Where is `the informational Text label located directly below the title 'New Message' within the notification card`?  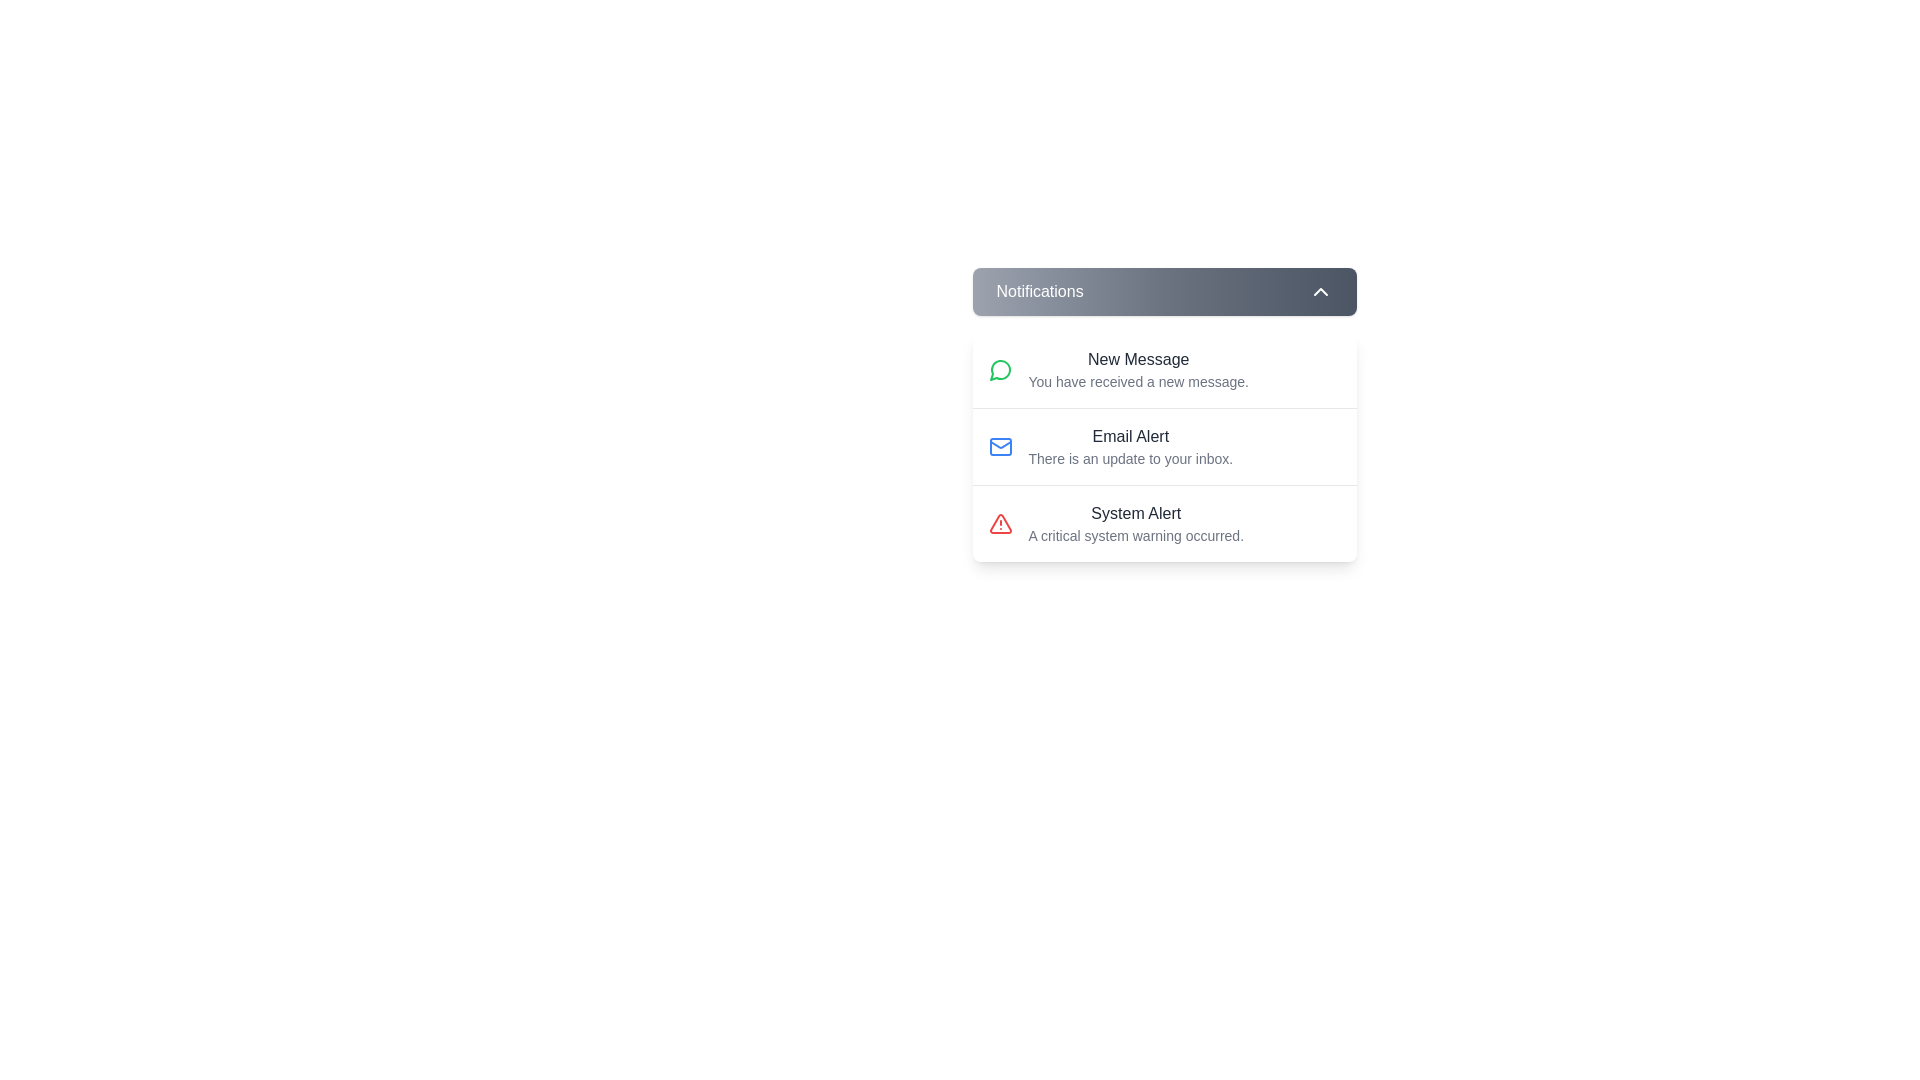
the informational Text label located directly below the title 'New Message' within the notification card is located at coordinates (1138, 381).